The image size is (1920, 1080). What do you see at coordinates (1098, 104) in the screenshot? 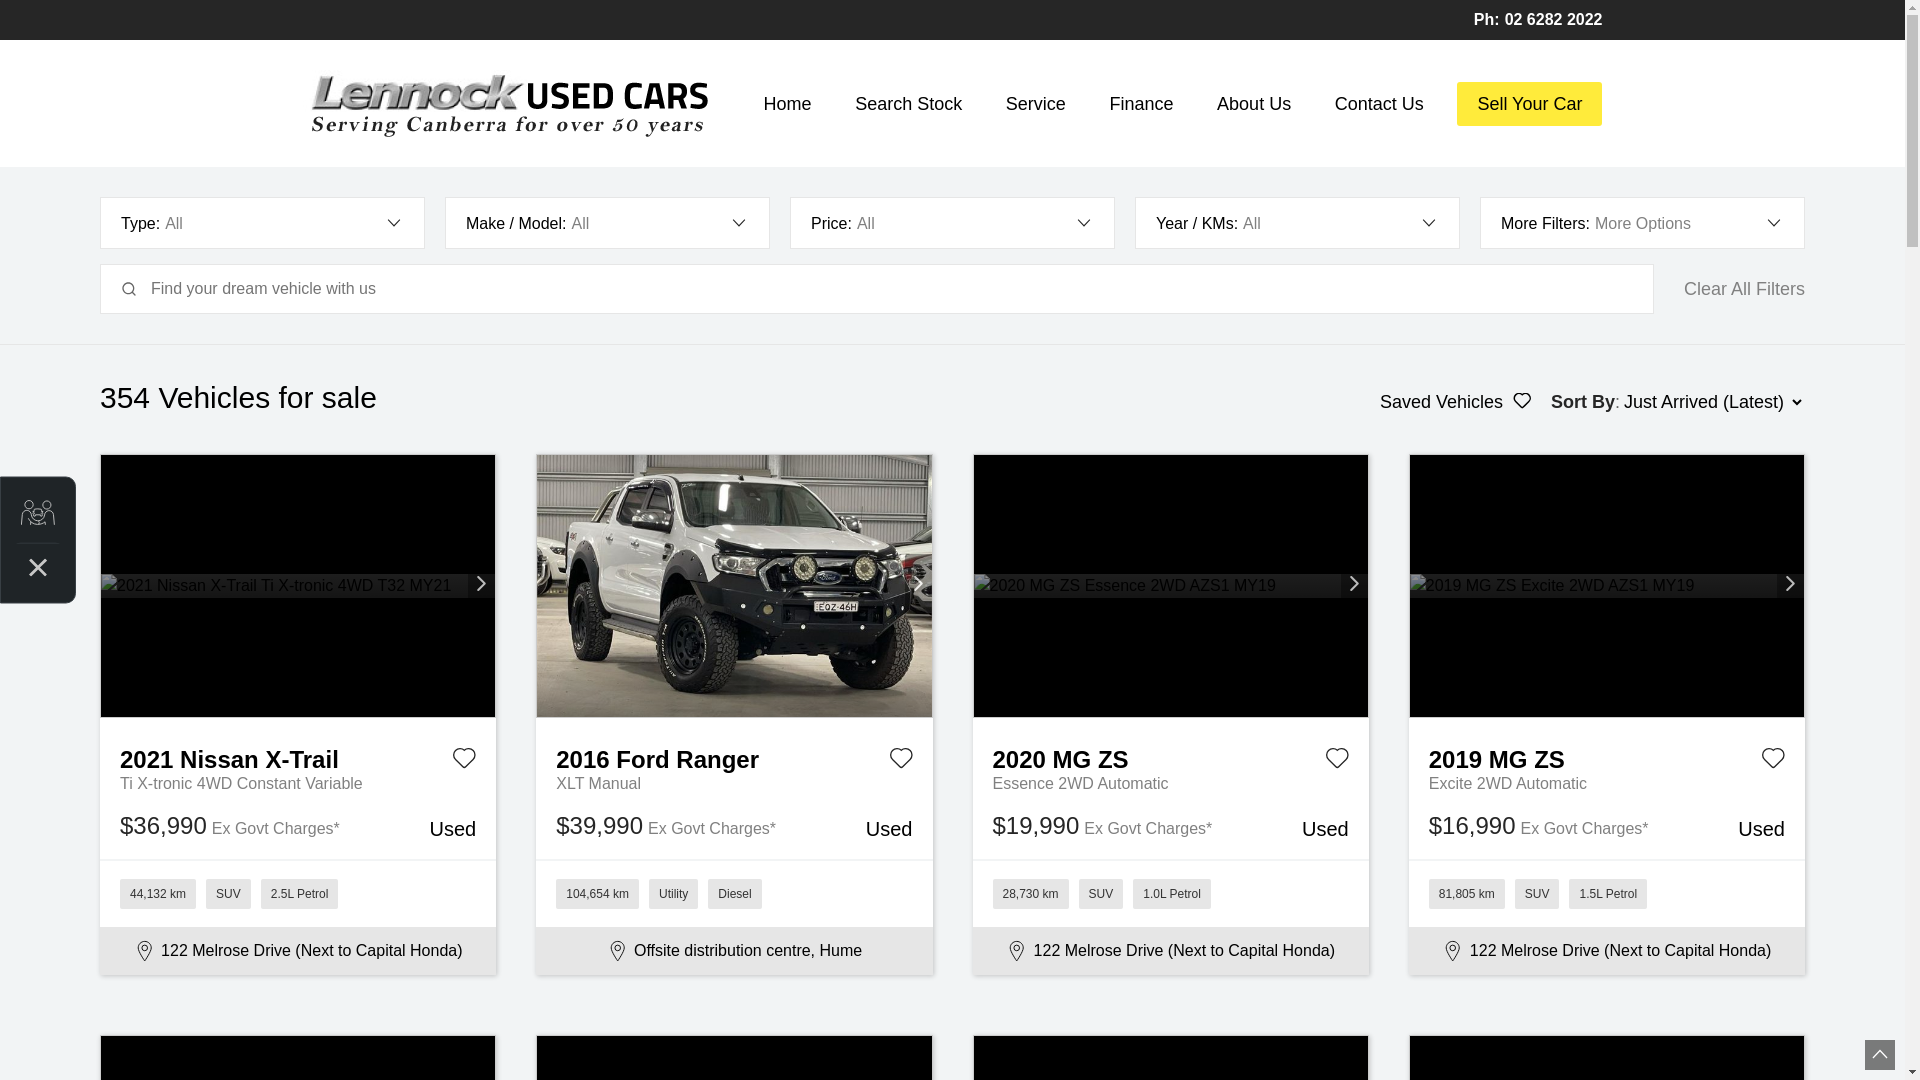
I see `'Finance'` at bounding box center [1098, 104].